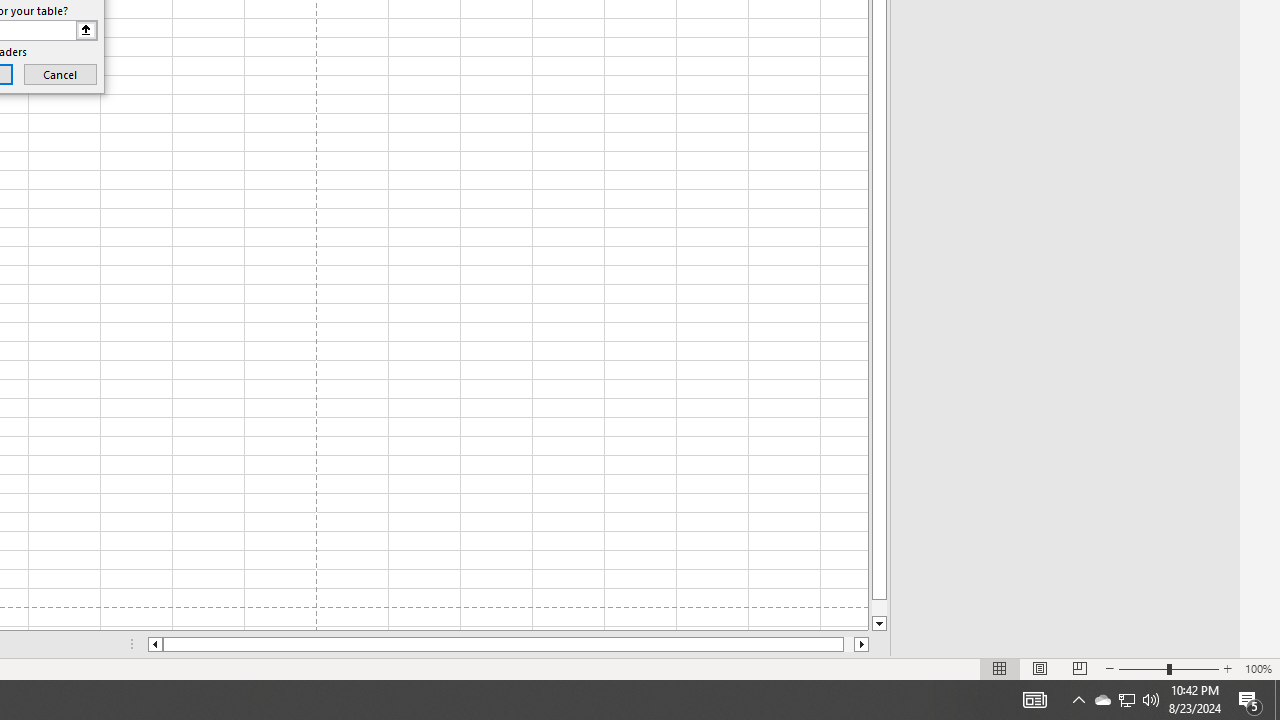 The width and height of the screenshot is (1280, 720). What do you see at coordinates (1226, 669) in the screenshot?
I see `'Zoom In'` at bounding box center [1226, 669].